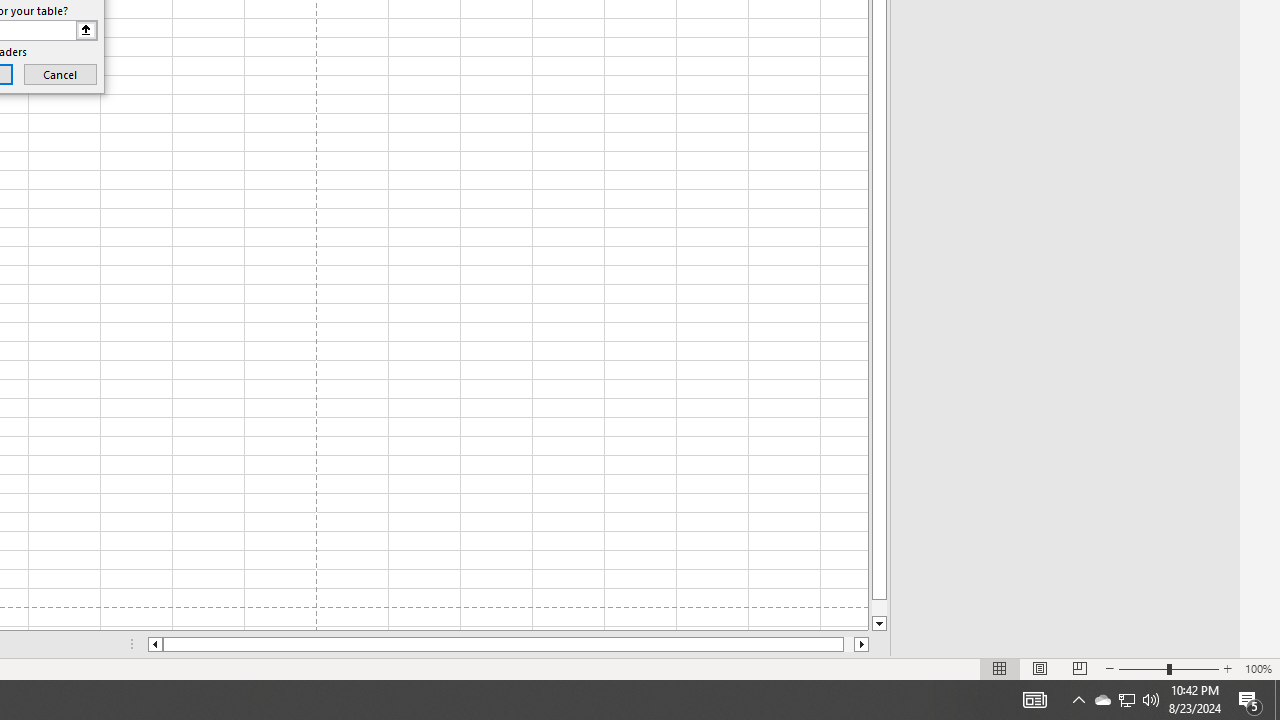 The width and height of the screenshot is (1280, 720). What do you see at coordinates (1226, 669) in the screenshot?
I see `'Zoom In'` at bounding box center [1226, 669].